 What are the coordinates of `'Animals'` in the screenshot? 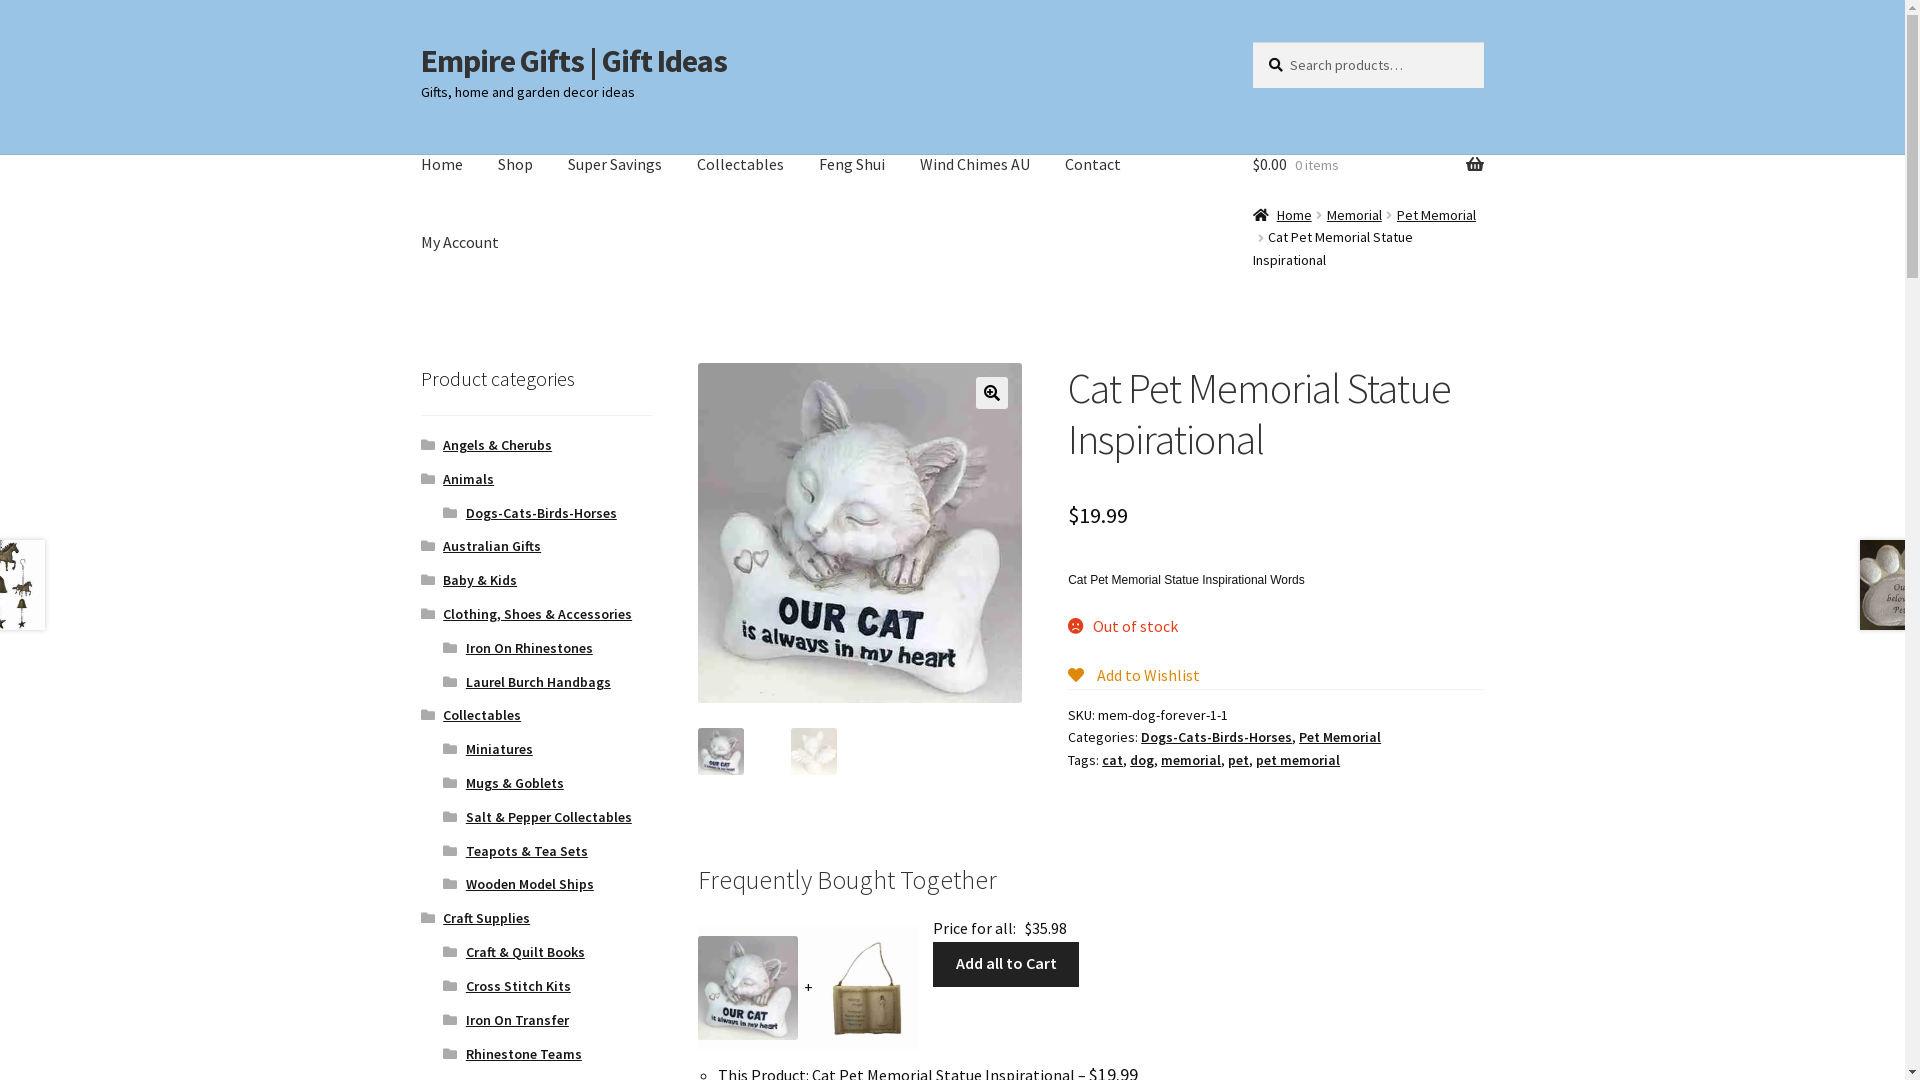 It's located at (467, 478).